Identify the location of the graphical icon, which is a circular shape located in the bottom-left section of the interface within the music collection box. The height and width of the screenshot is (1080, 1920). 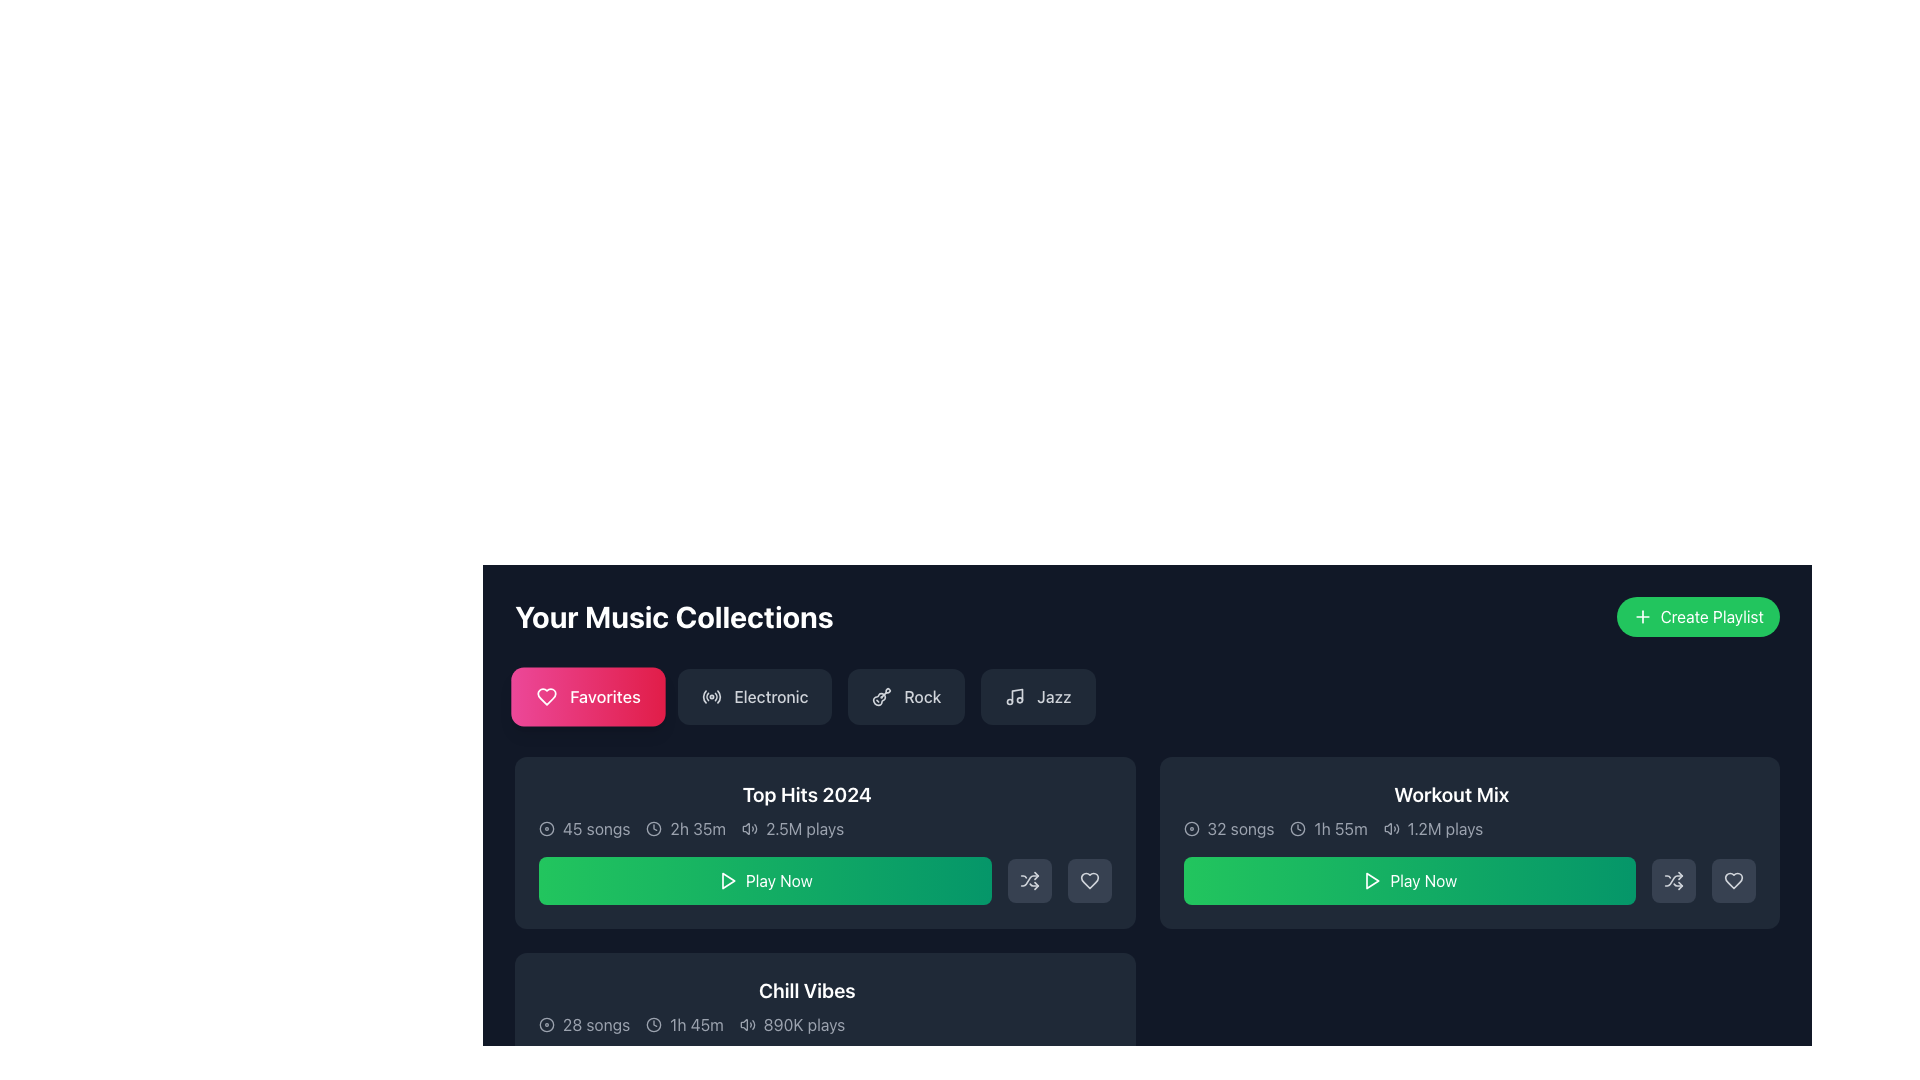
(547, 1025).